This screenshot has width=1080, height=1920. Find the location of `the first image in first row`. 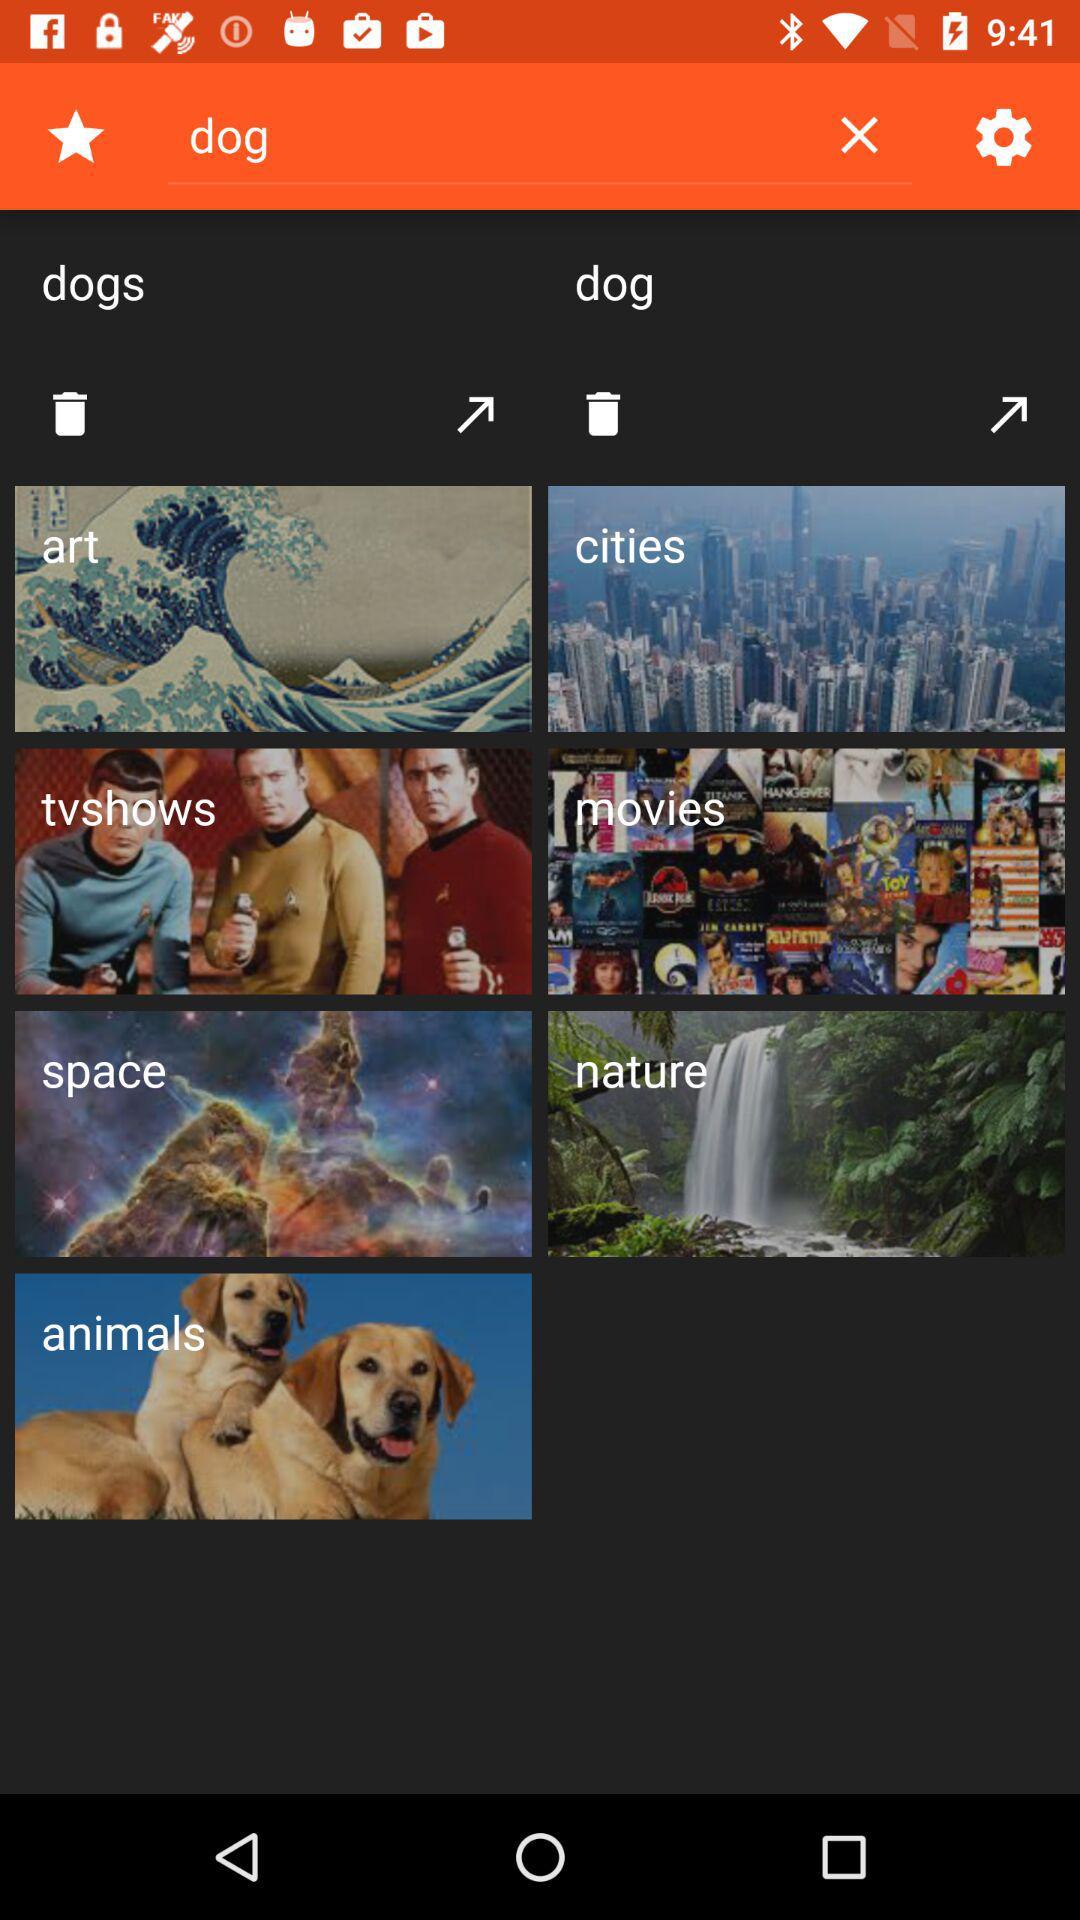

the first image in first row is located at coordinates (273, 608).